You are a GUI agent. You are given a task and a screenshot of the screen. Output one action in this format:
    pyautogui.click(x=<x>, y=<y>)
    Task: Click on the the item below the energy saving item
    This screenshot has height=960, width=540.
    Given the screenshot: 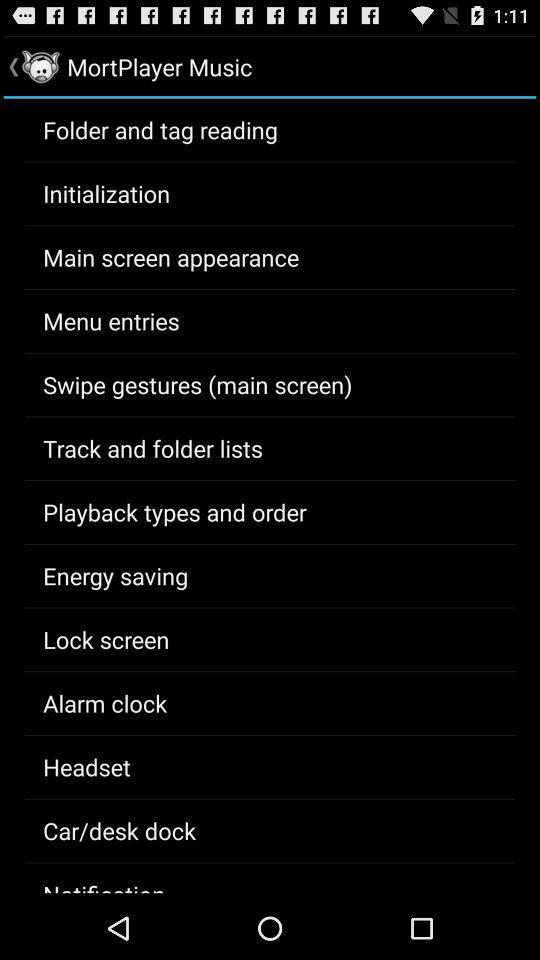 What is the action you would take?
    pyautogui.click(x=106, y=638)
    